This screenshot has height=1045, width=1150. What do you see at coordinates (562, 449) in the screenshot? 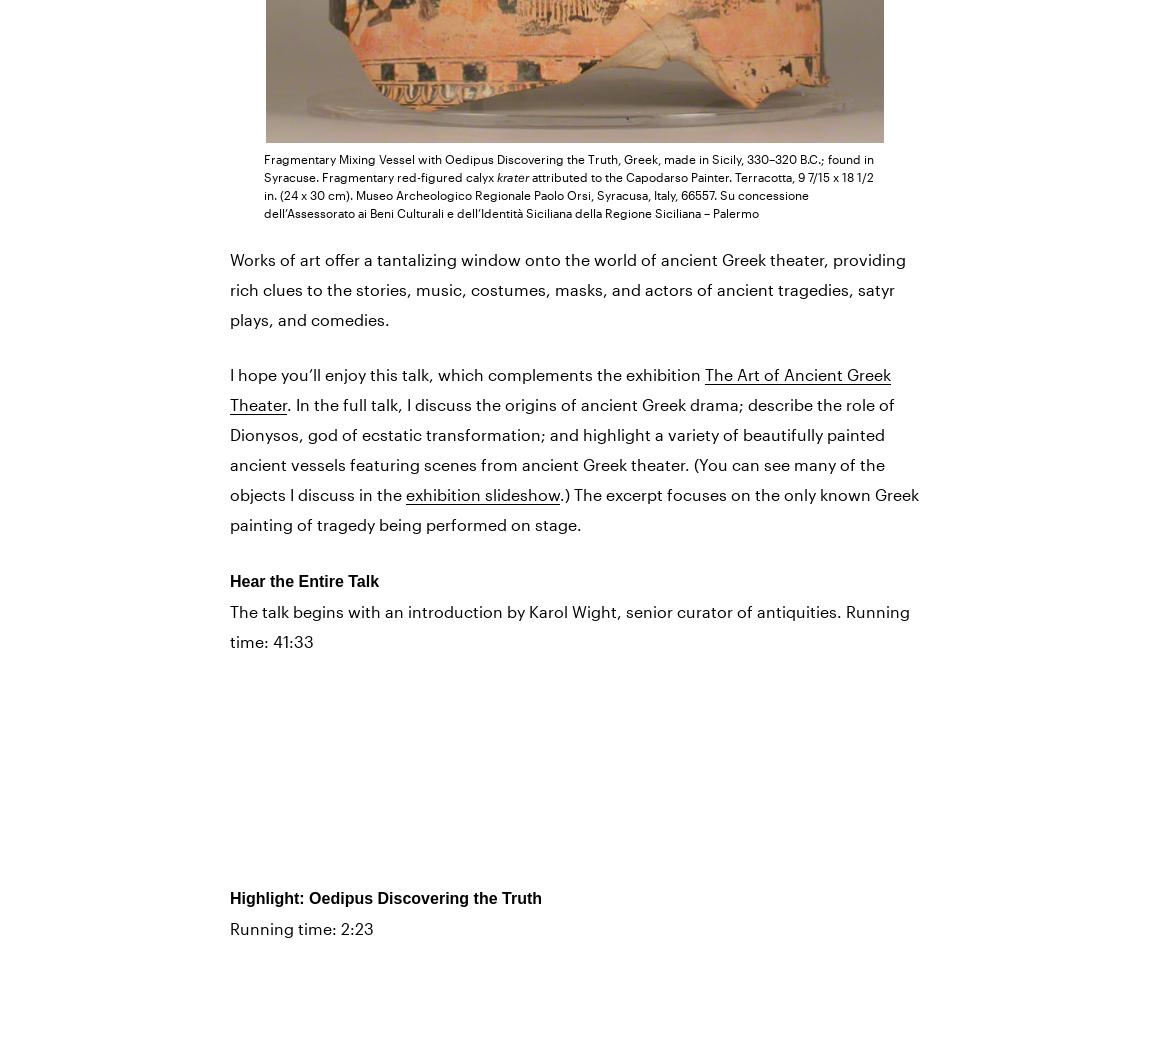
I see `'. In the full talk, I discuss the origins of ancient Greek drama; describe the role of Dionysos, god of ecstatic transformation; and highlight a variety of beautifully painted ancient vessels featuring scenes from ancient Greek theater. (You can see many of the objects I discuss in the'` at bounding box center [562, 449].